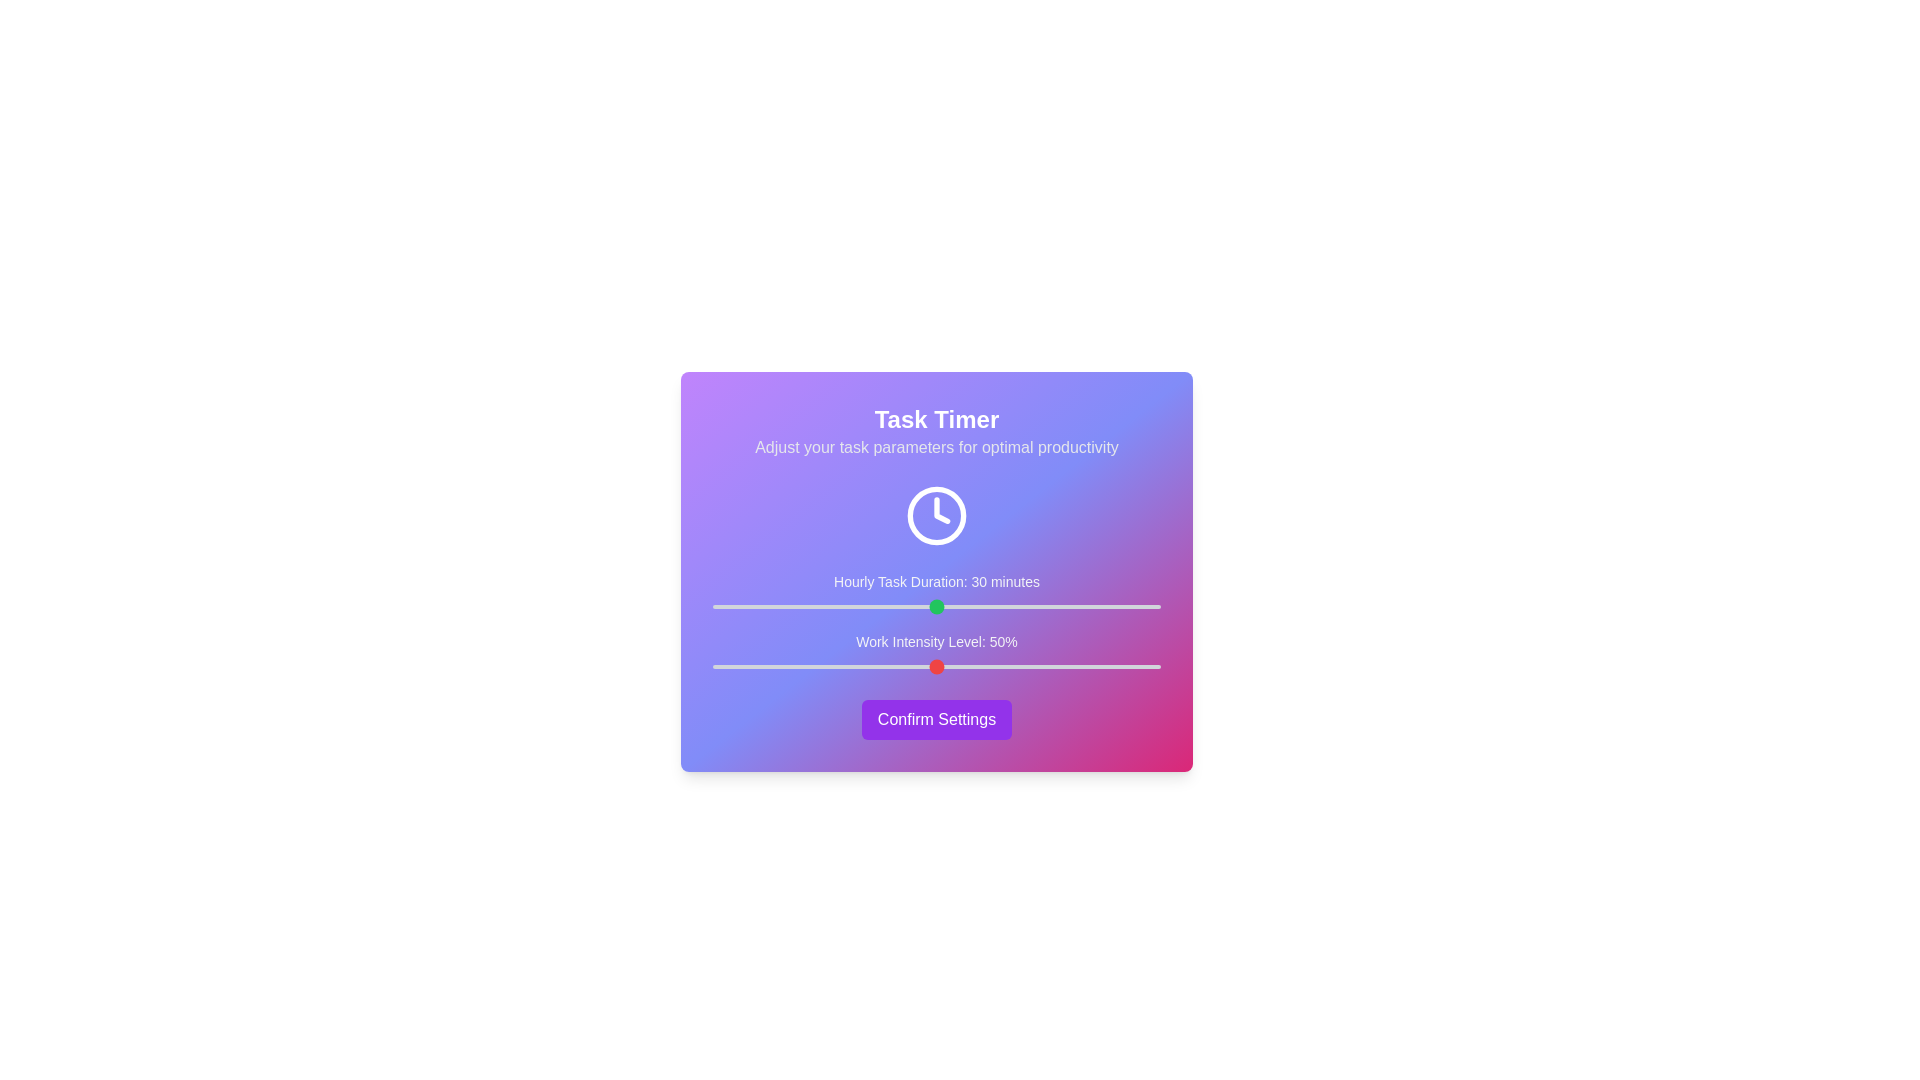 The width and height of the screenshot is (1920, 1080). What do you see at coordinates (786, 605) in the screenshot?
I see `the 'Hourly Task Duration' slider to 10 minutes` at bounding box center [786, 605].